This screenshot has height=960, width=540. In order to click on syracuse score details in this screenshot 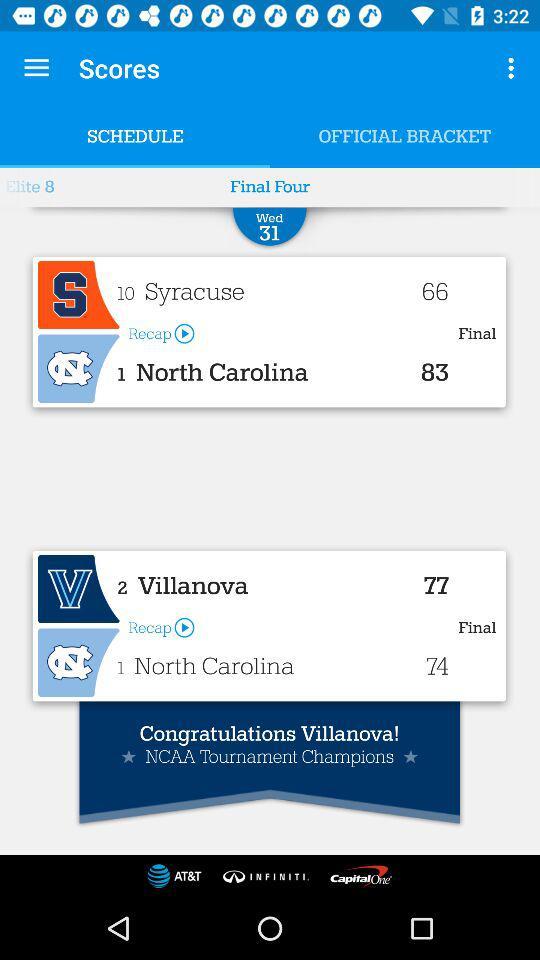, I will do `click(77, 294)`.